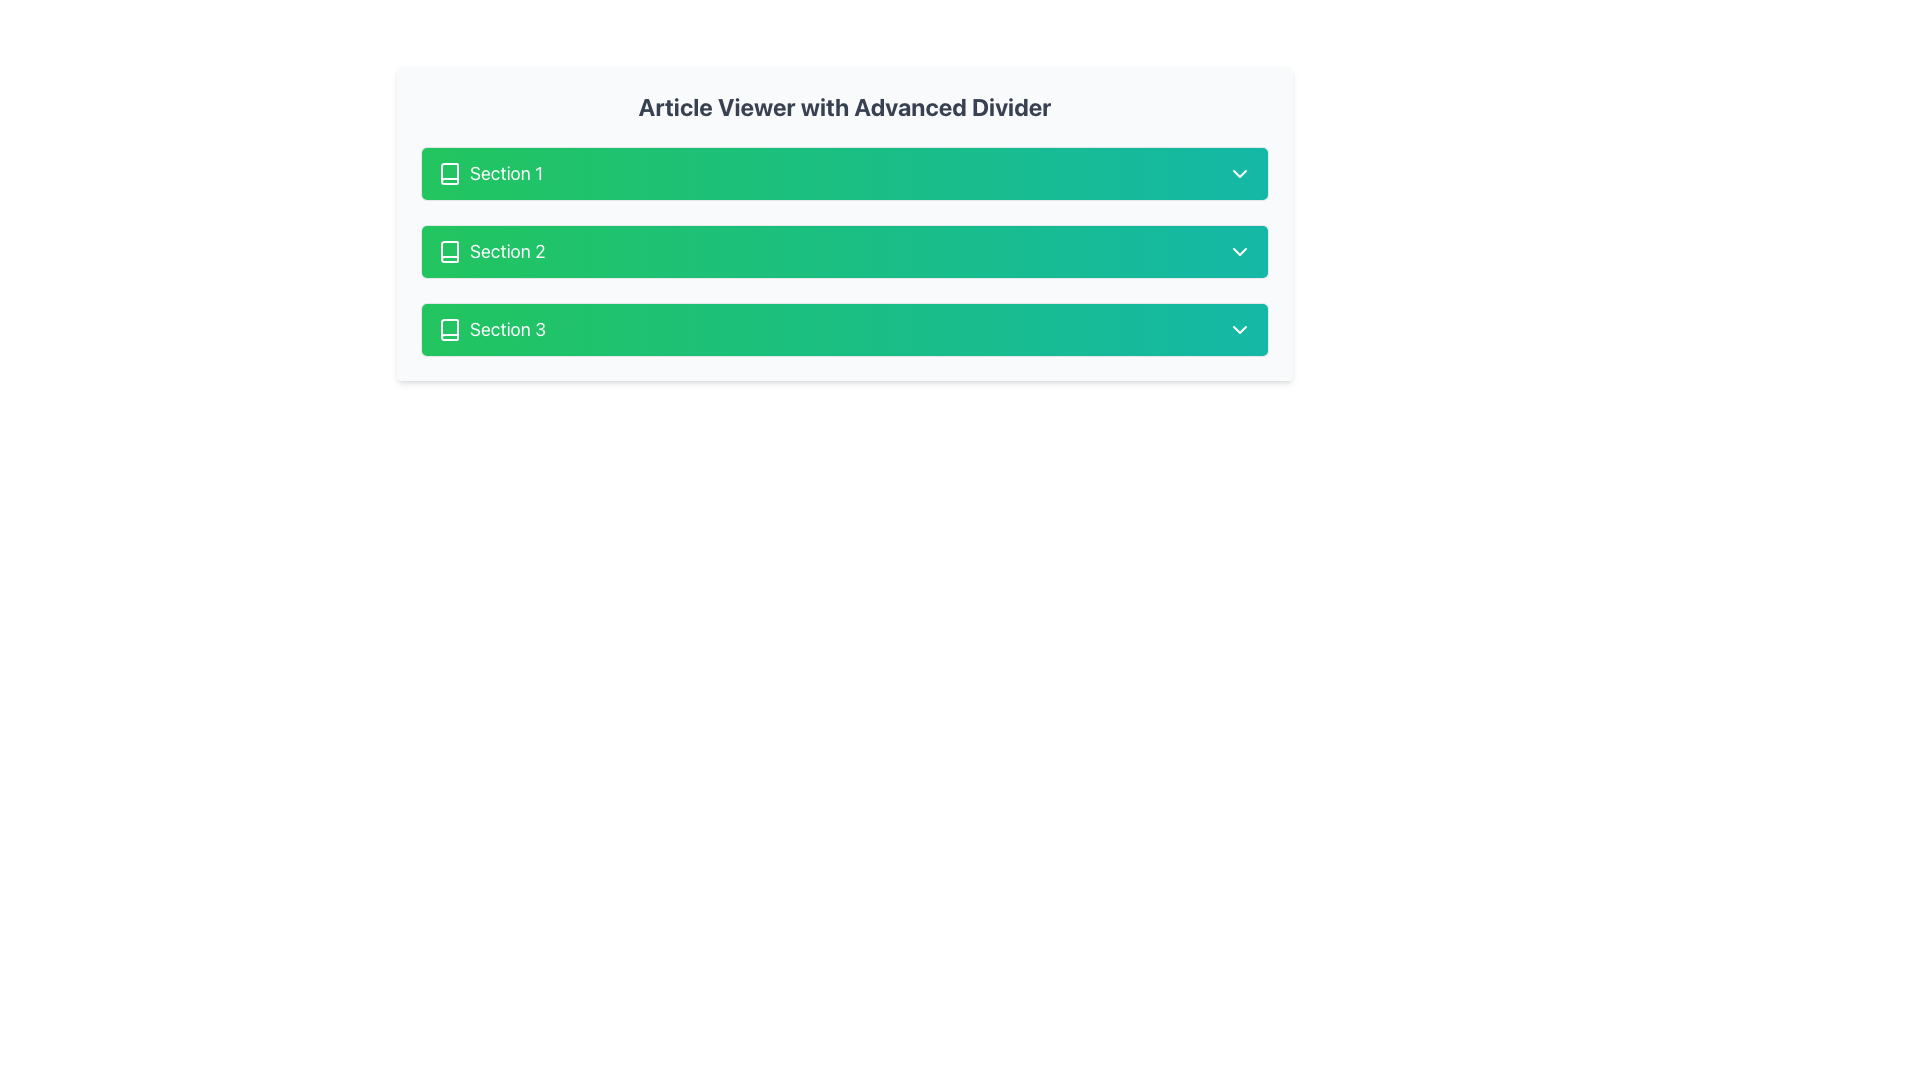 This screenshot has width=1920, height=1080. Describe the element at coordinates (844, 172) in the screenshot. I see `the green gradient bar labeled 'Section 1'` at that location.